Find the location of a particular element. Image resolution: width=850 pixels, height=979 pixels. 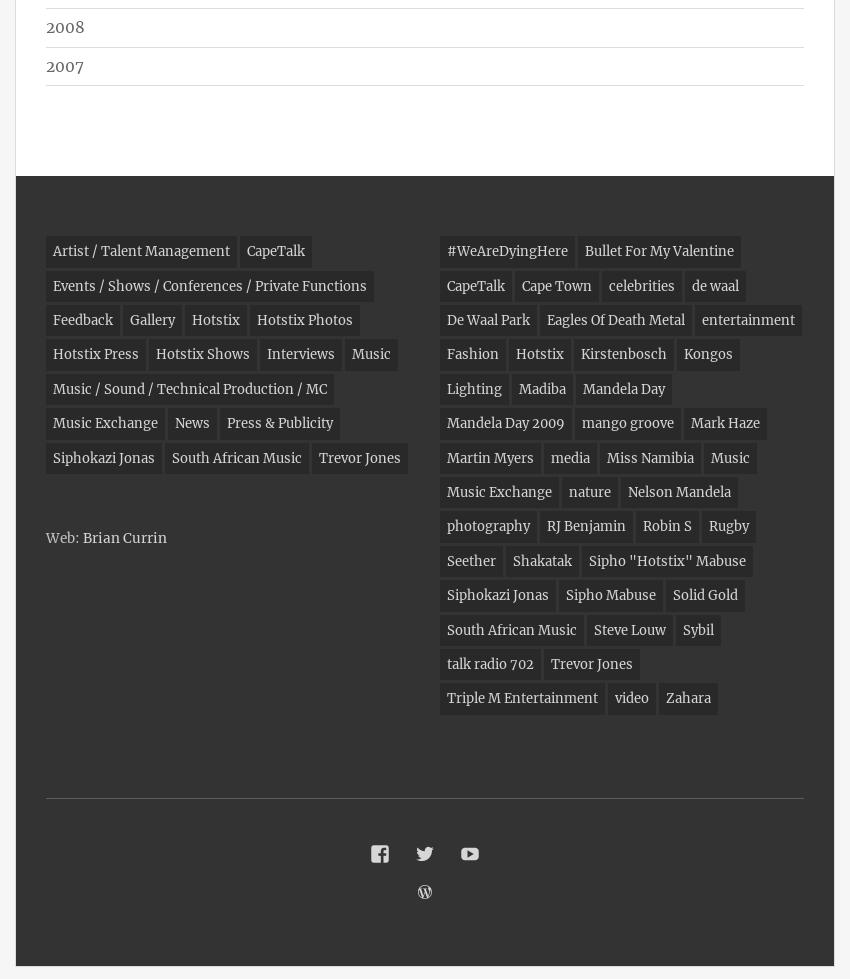

'Sipho "Hotstix" Mabuse' is located at coordinates (667, 559).